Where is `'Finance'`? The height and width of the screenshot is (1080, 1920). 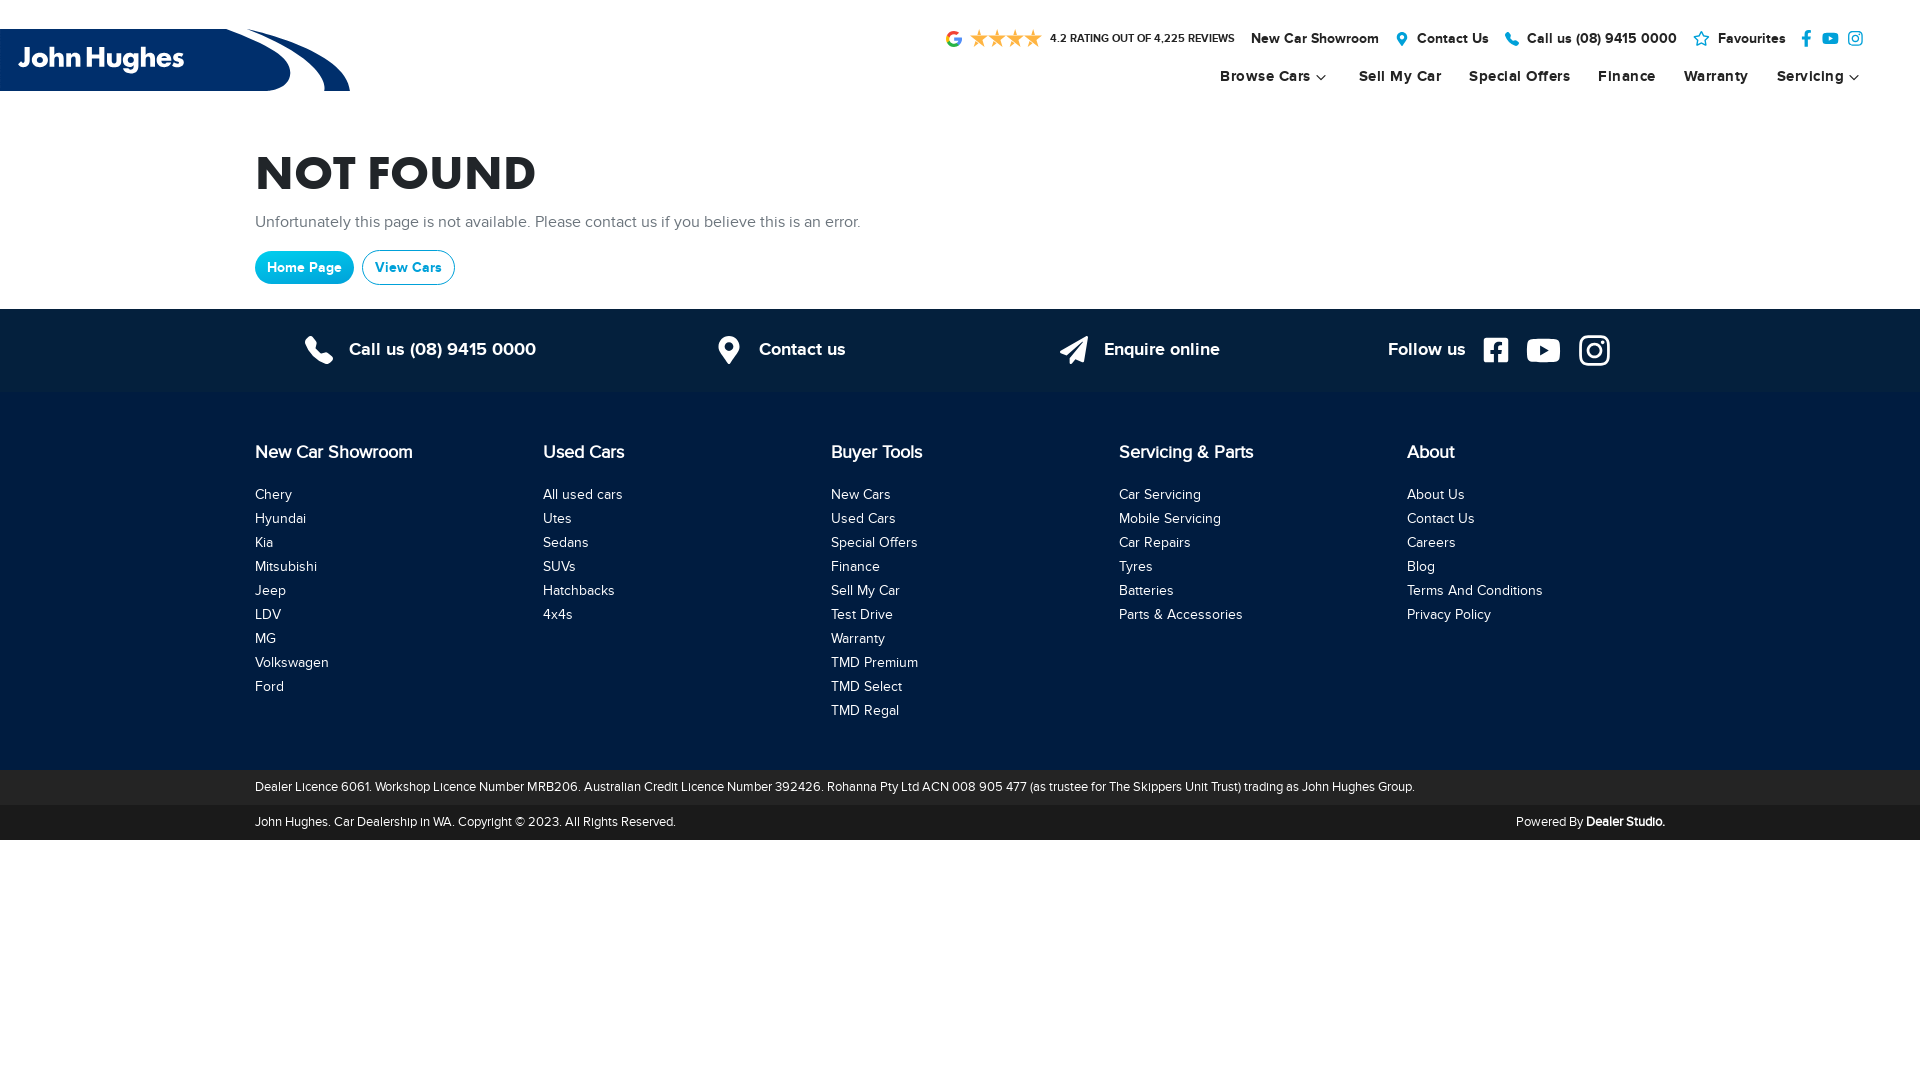
'Finance' is located at coordinates (1627, 75).